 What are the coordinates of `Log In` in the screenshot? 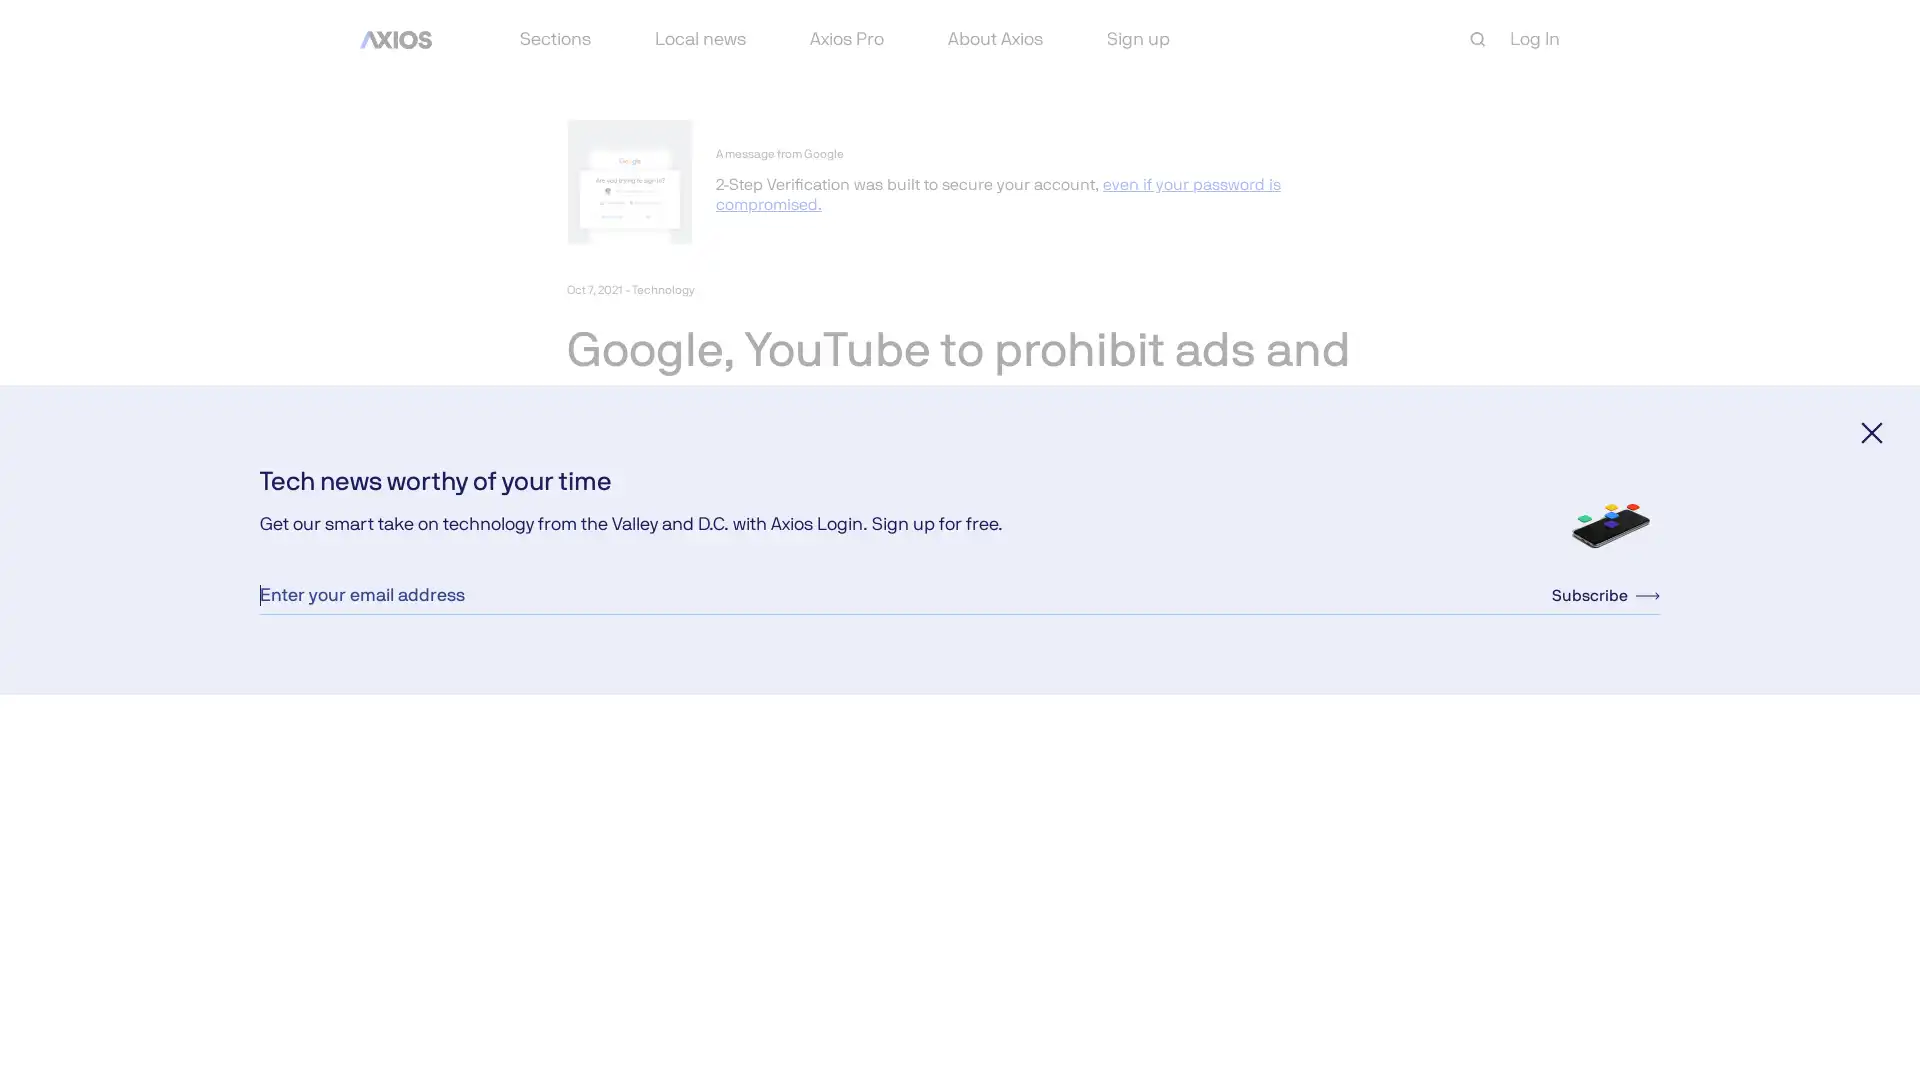 It's located at (1534, 38).